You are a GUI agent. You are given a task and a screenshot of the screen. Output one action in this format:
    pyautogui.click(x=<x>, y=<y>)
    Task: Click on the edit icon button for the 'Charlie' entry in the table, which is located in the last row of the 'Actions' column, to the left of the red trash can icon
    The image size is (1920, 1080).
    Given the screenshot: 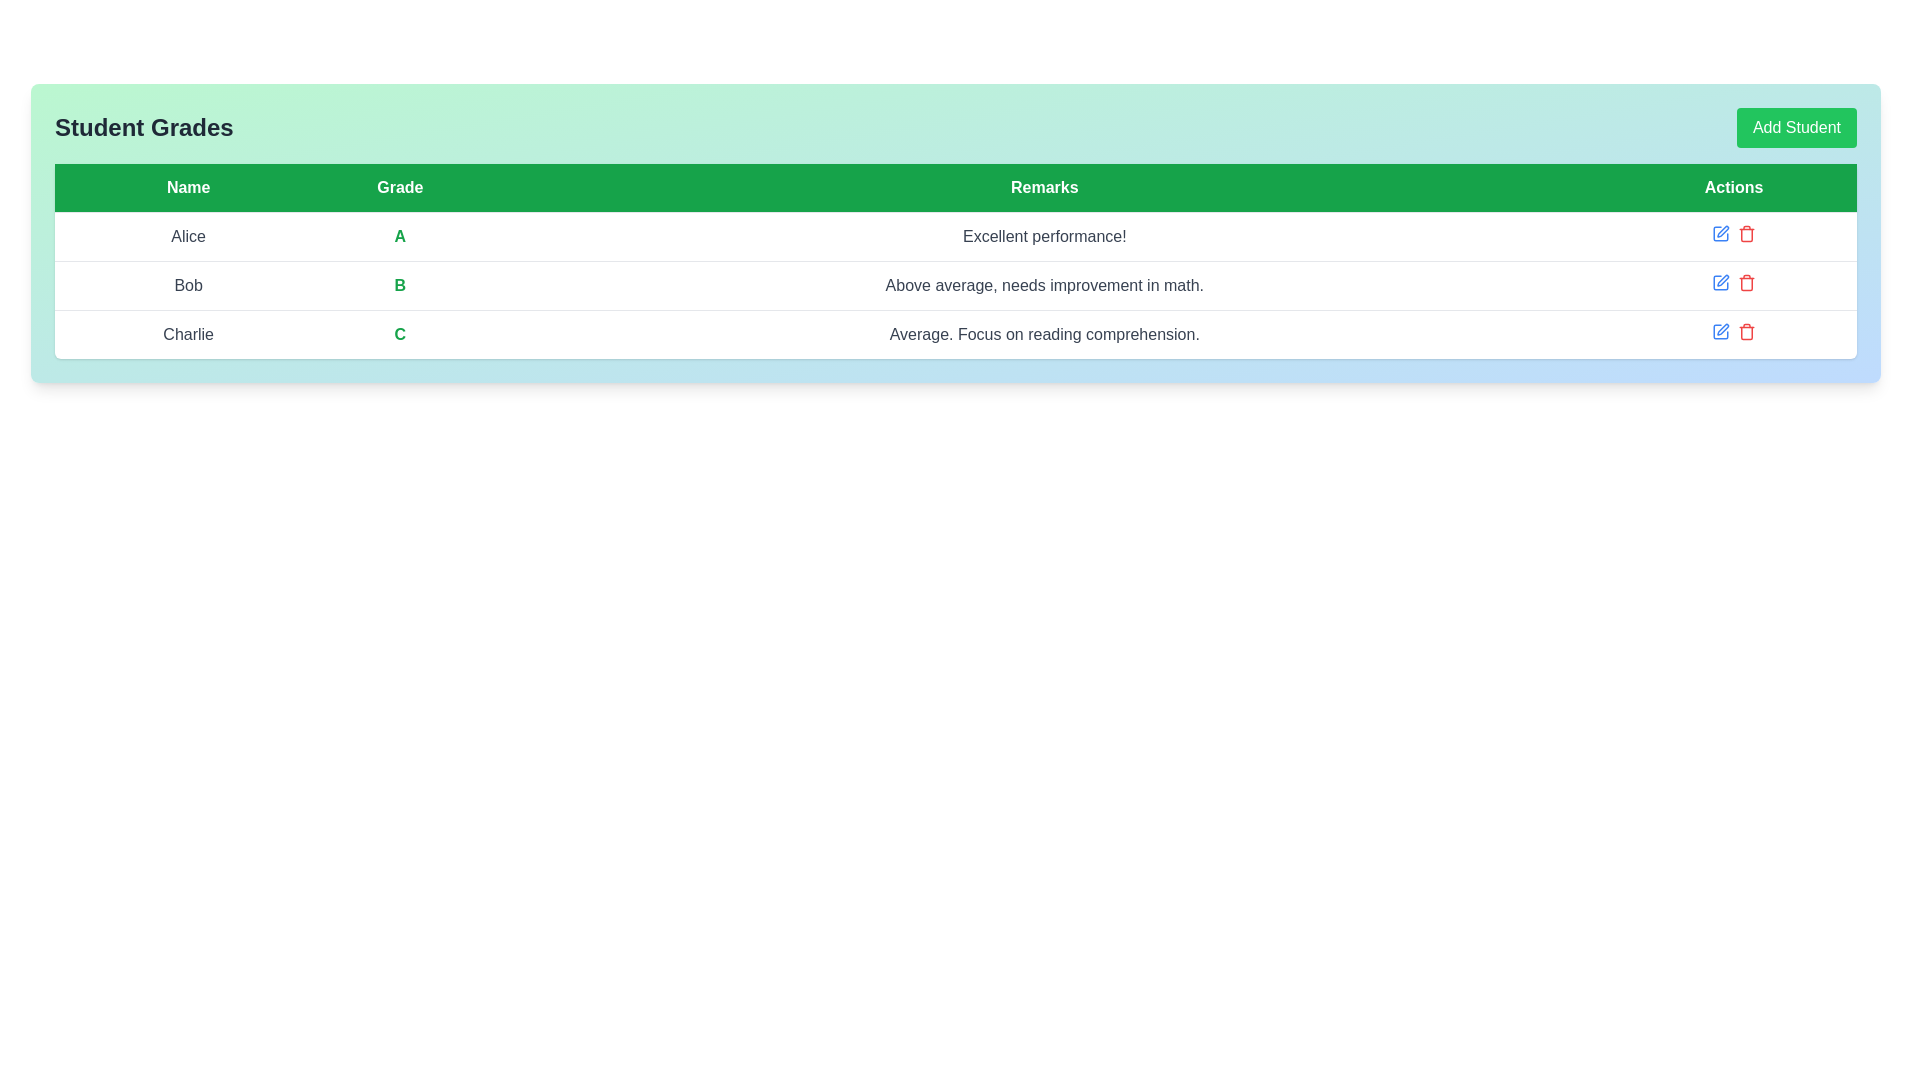 What is the action you would take?
    pyautogui.click(x=1720, y=330)
    